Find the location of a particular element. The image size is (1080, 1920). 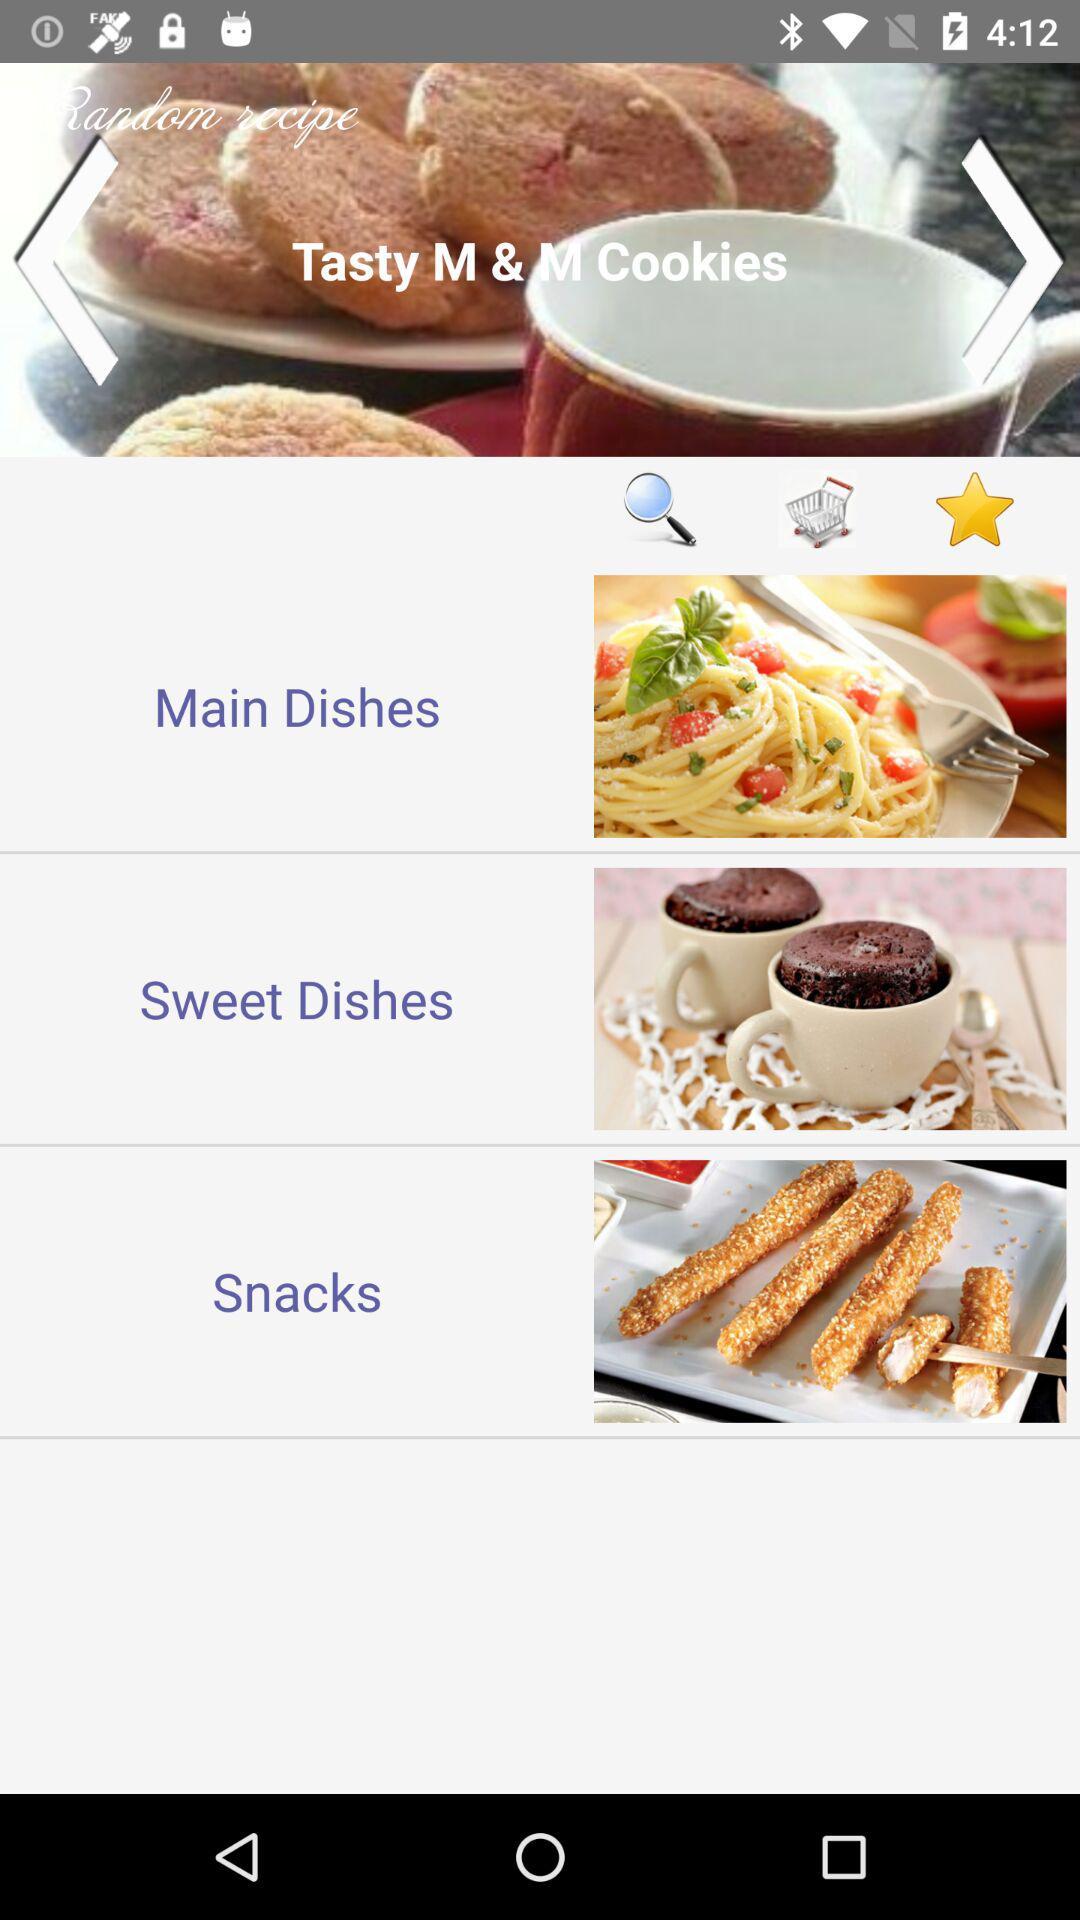

the main dishes item is located at coordinates (297, 706).